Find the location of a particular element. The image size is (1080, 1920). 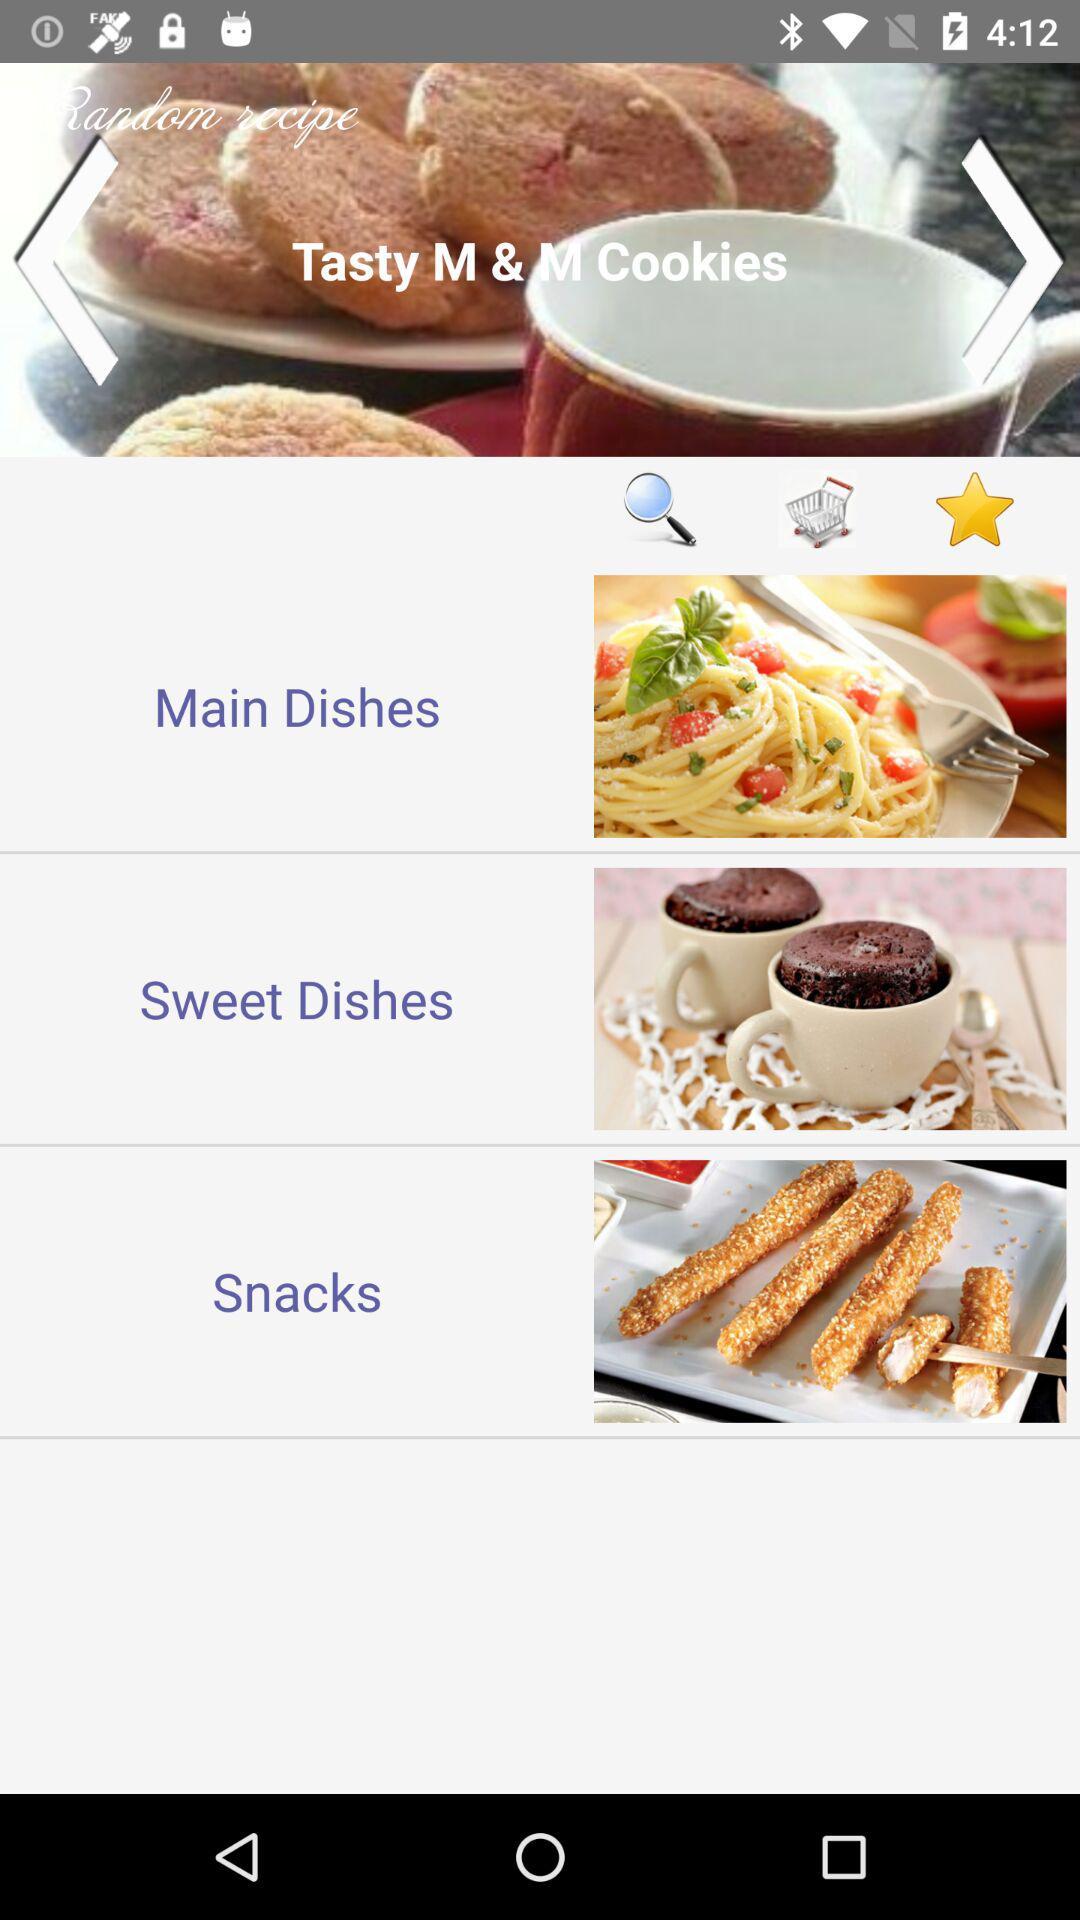

the main dishes item is located at coordinates (297, 706).